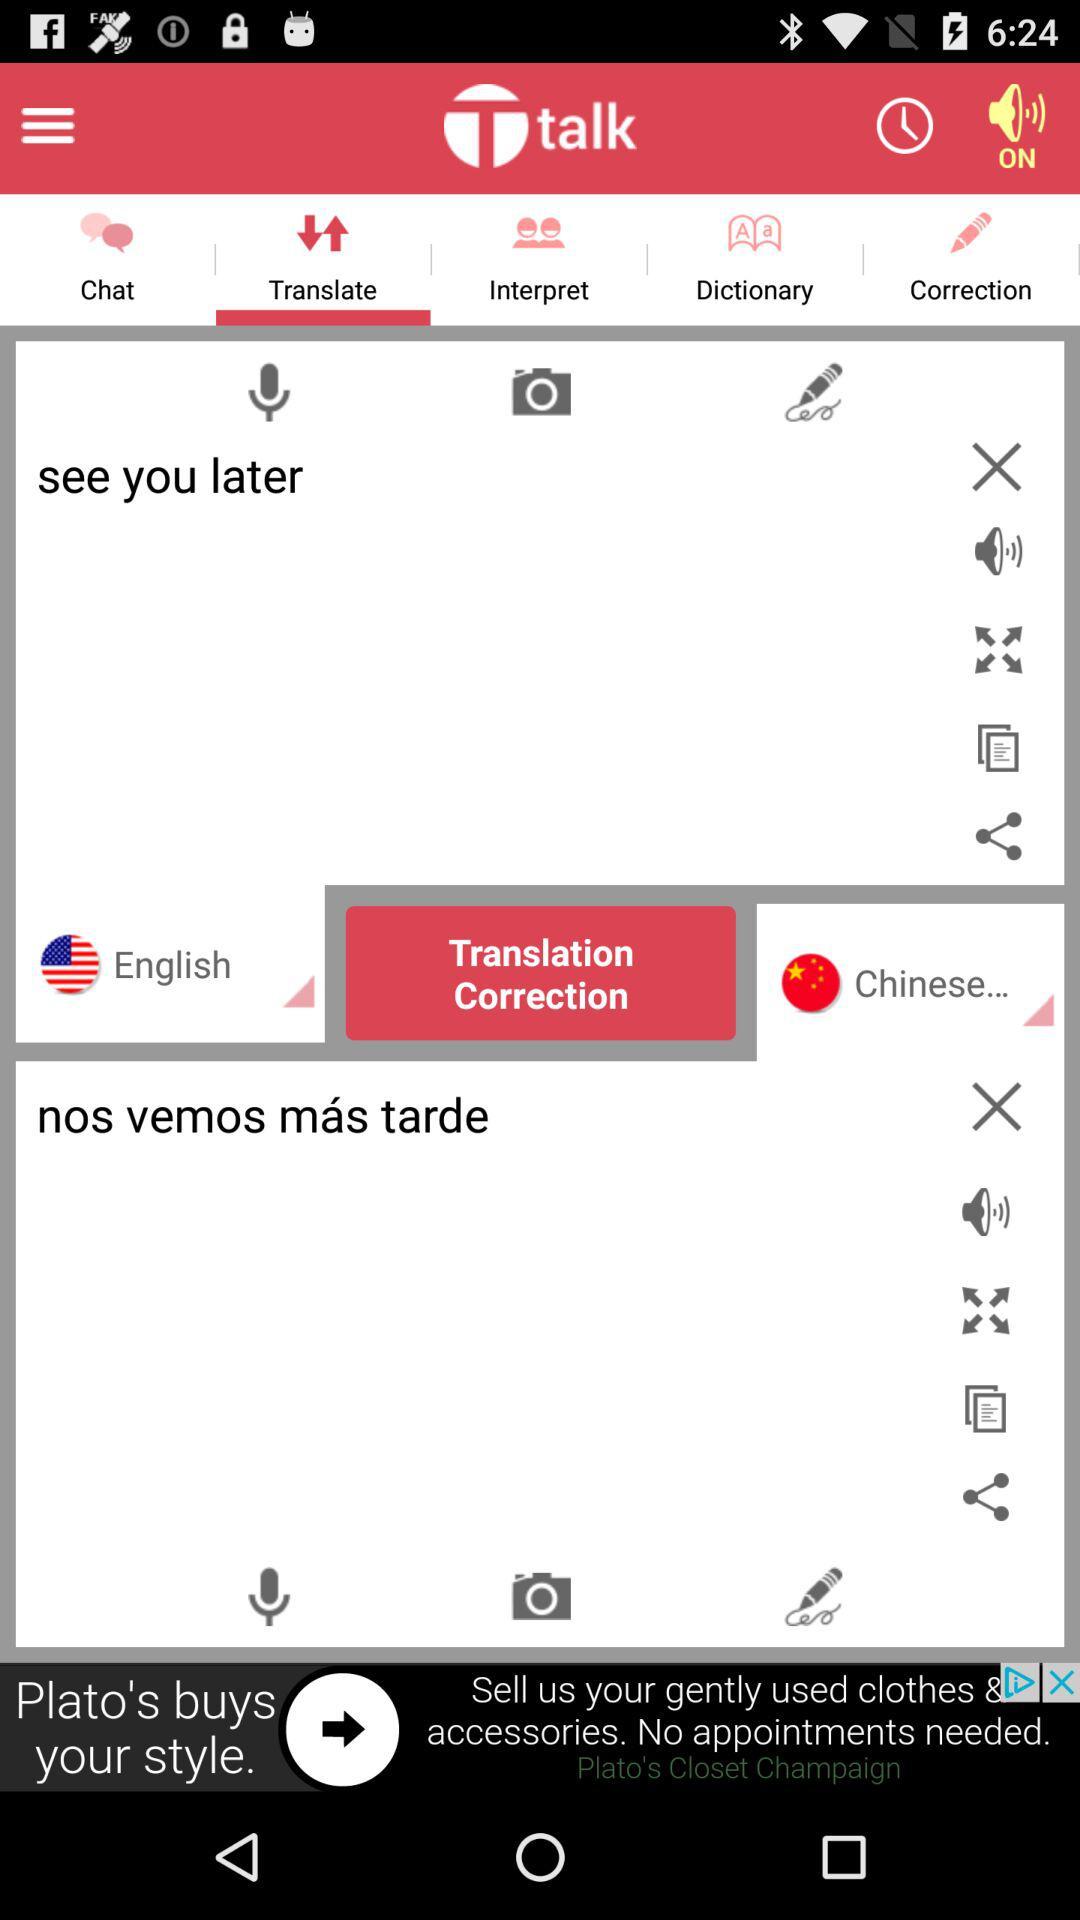 The image size is (1080, 1920). Describe the element at coordinates (987, 1496) in the screenshot. I see `the copy icon` at that location.